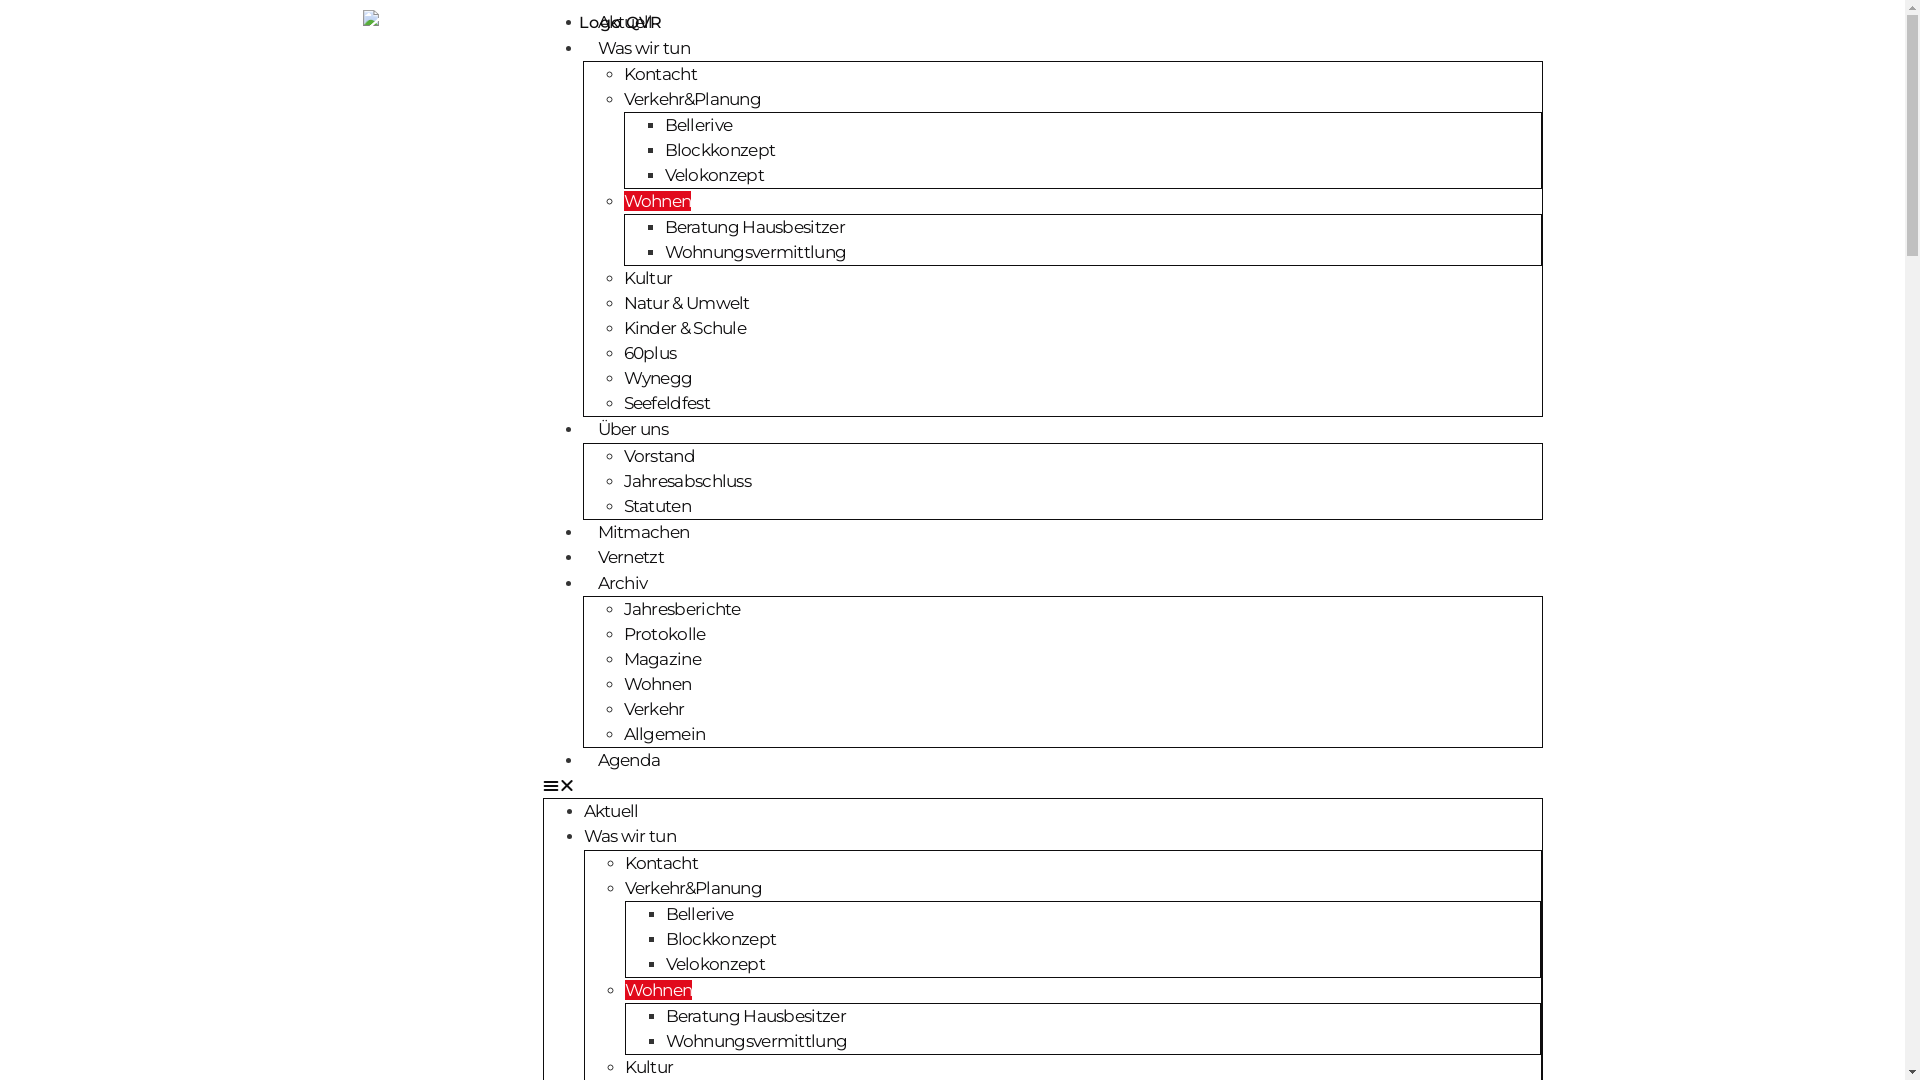 The image size is (1920, 1080). Describe the element at coordinates (660, 860) in the screenshot. I see `'Kontacht'` at that location.